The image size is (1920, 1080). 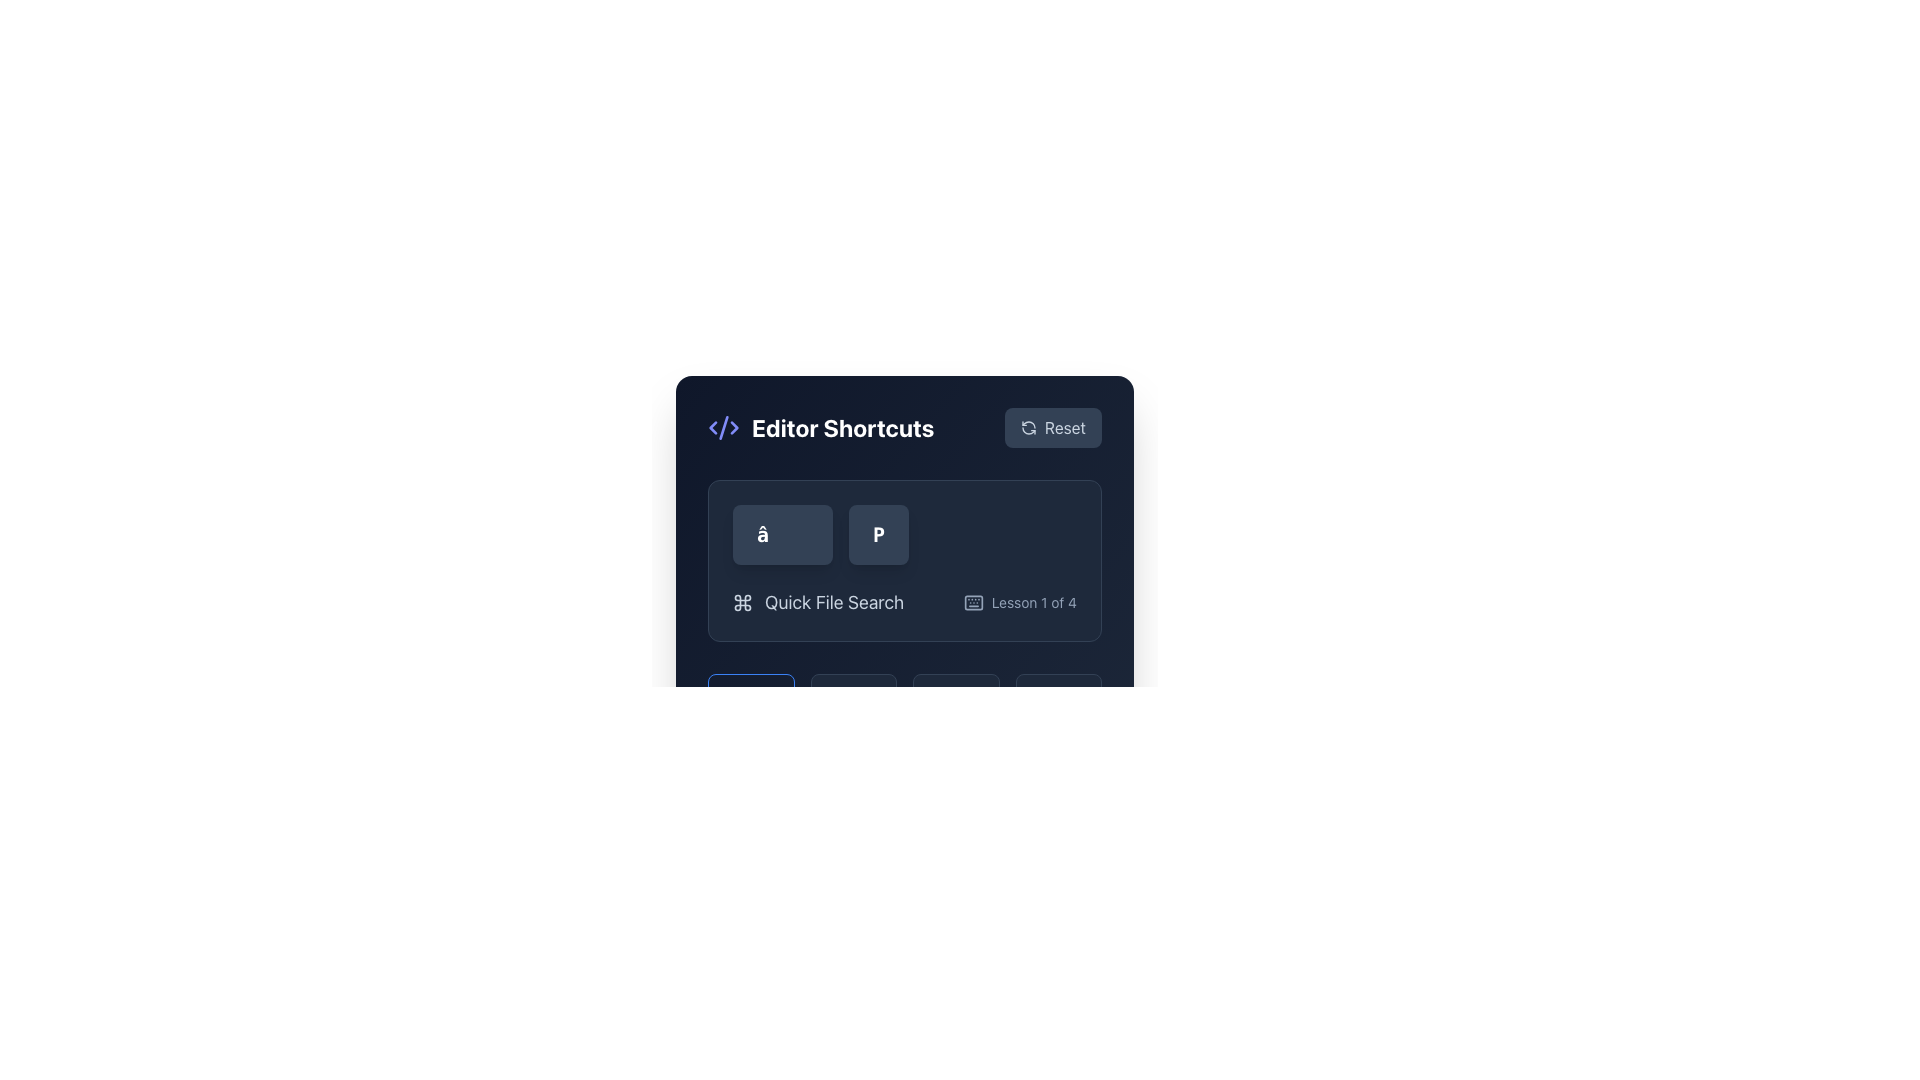 I want to click on Text Label with an Icon, which is the first label in a horizontal group indicating a feature related to quick file searching, so click(x=818, y=601).